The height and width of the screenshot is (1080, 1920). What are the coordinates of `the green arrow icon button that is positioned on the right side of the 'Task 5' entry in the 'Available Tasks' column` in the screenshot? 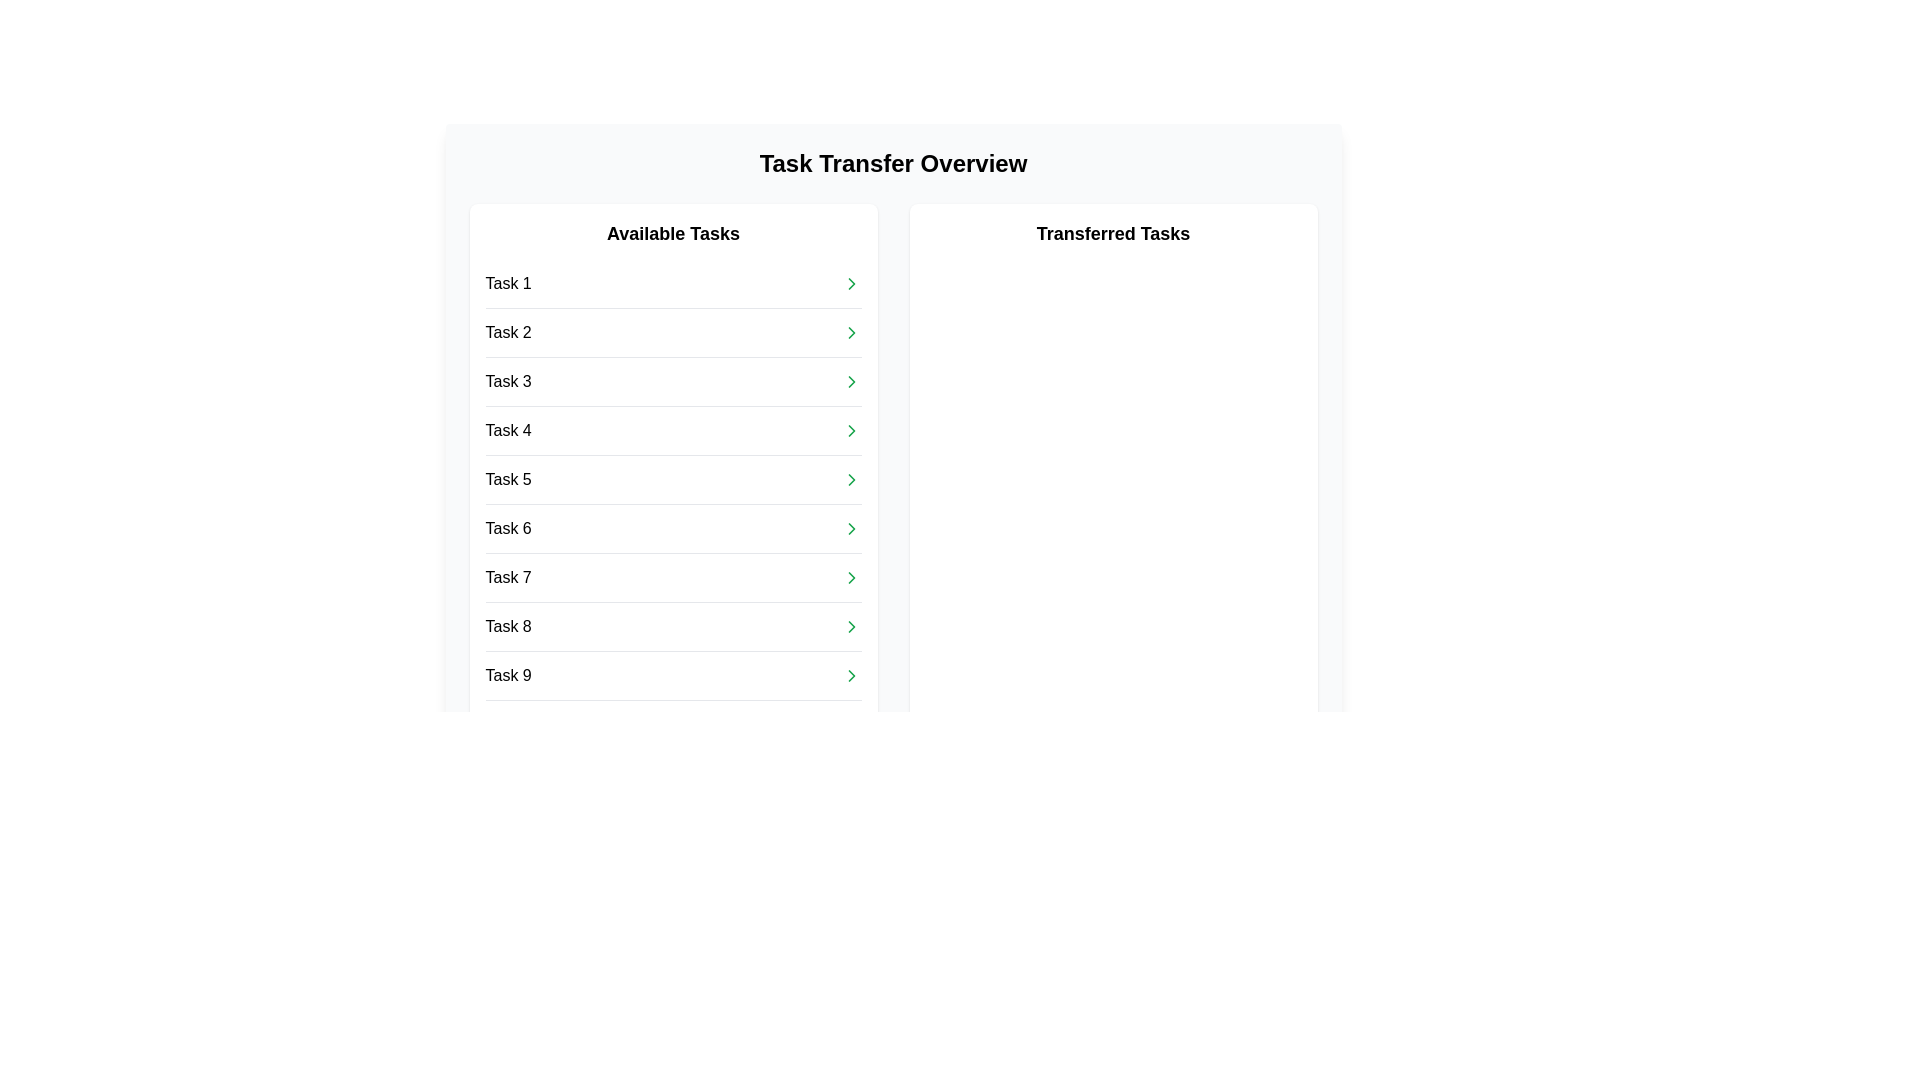 It's located at (851, 479).